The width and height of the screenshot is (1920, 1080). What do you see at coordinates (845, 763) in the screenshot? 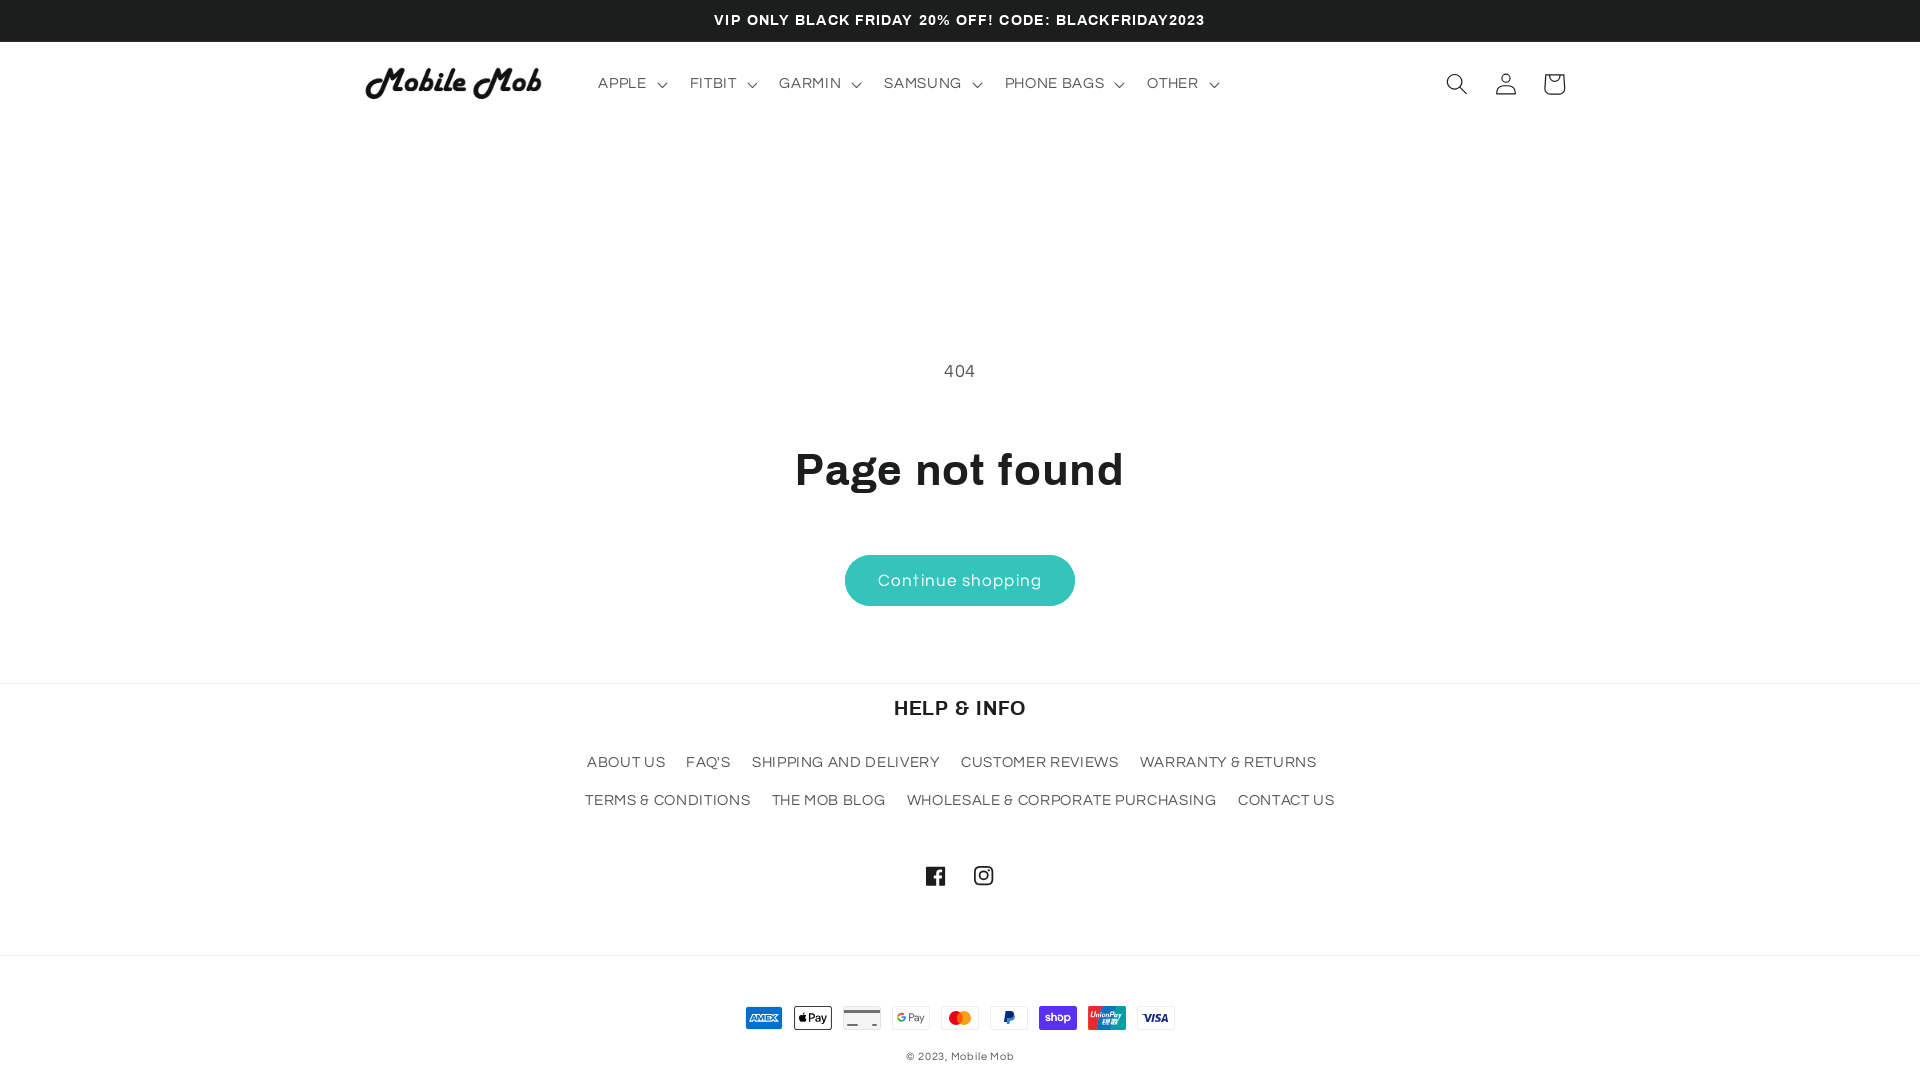
I see `'SHIPPING AND DELIVERY'` at bounding box center [845, 763].